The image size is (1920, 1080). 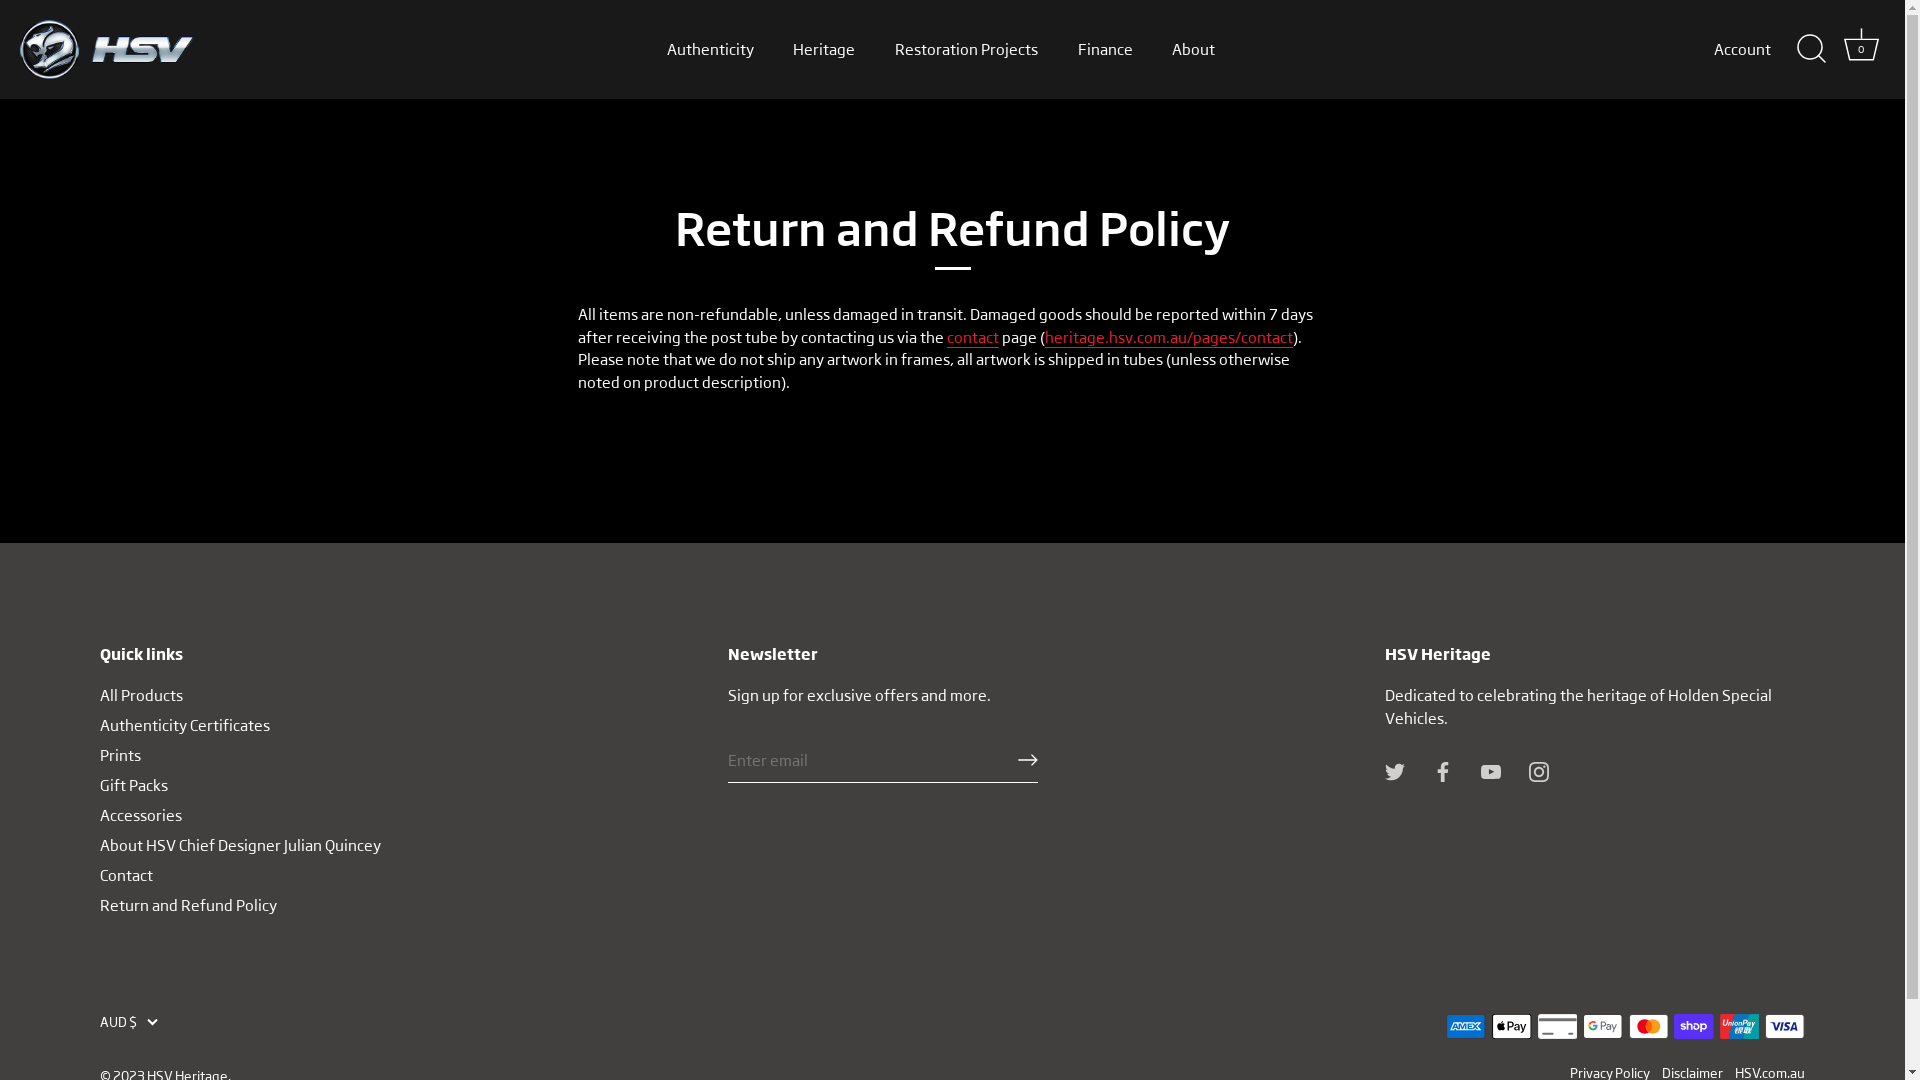 I want to click on 'Cart, so click(x=1838, y=48).